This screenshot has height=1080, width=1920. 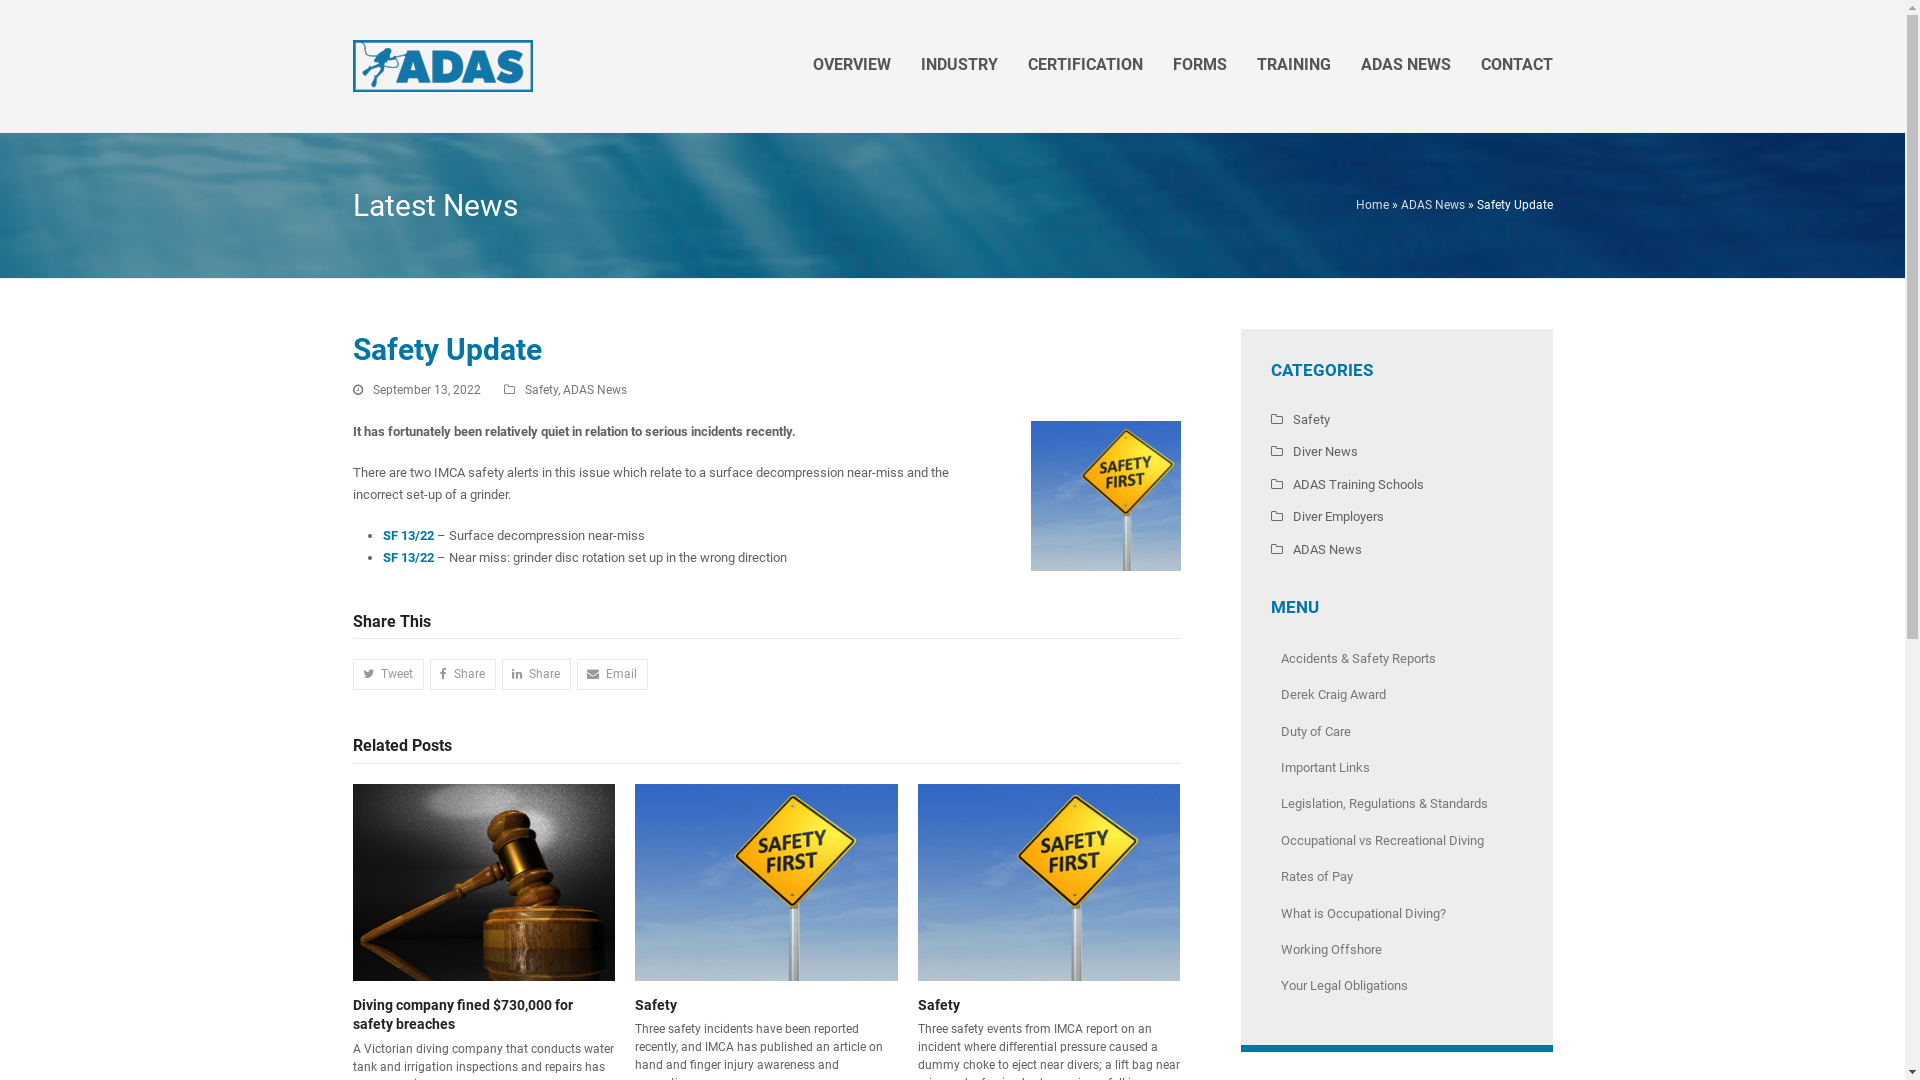 What do you see at coordinates (656, 1005) in the screenshot?
I see `'Safety'` at bounding box center [656, 1005].